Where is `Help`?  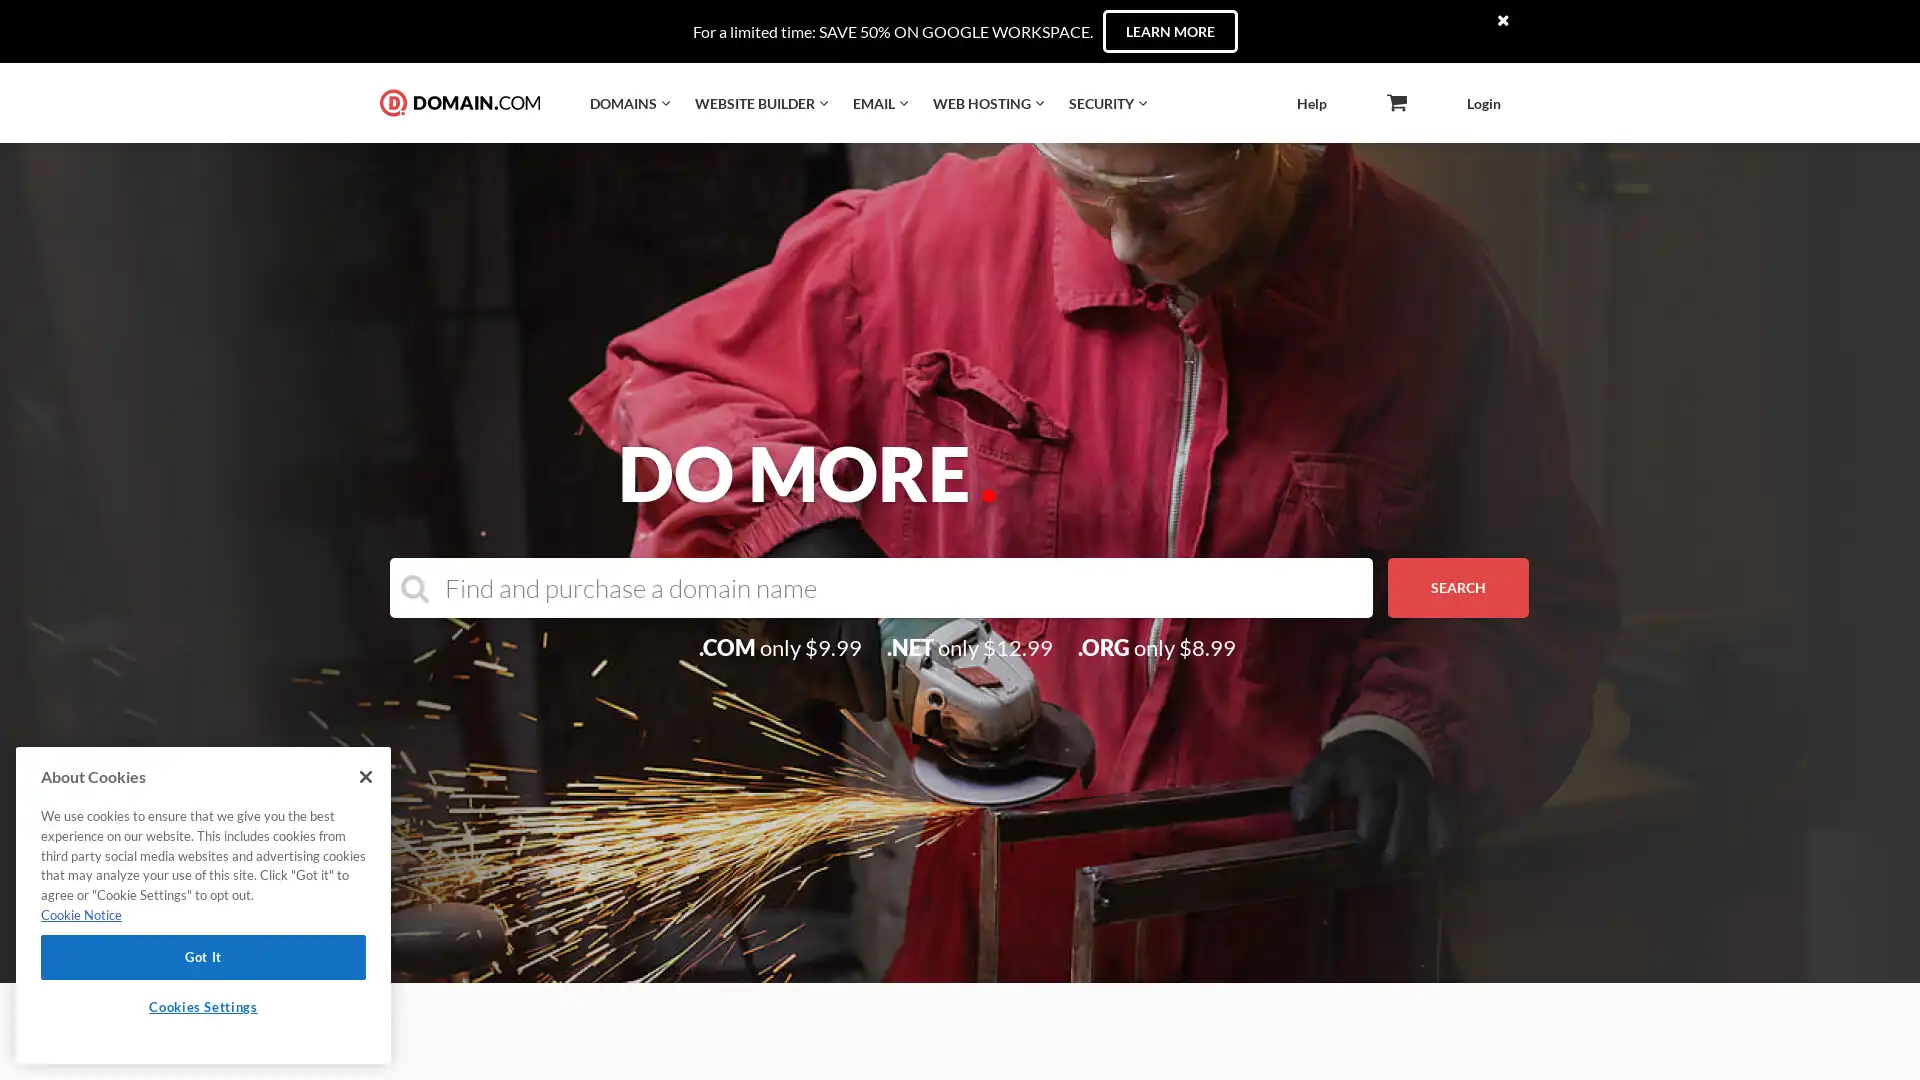
Help is located at coordinates (1311, 103).